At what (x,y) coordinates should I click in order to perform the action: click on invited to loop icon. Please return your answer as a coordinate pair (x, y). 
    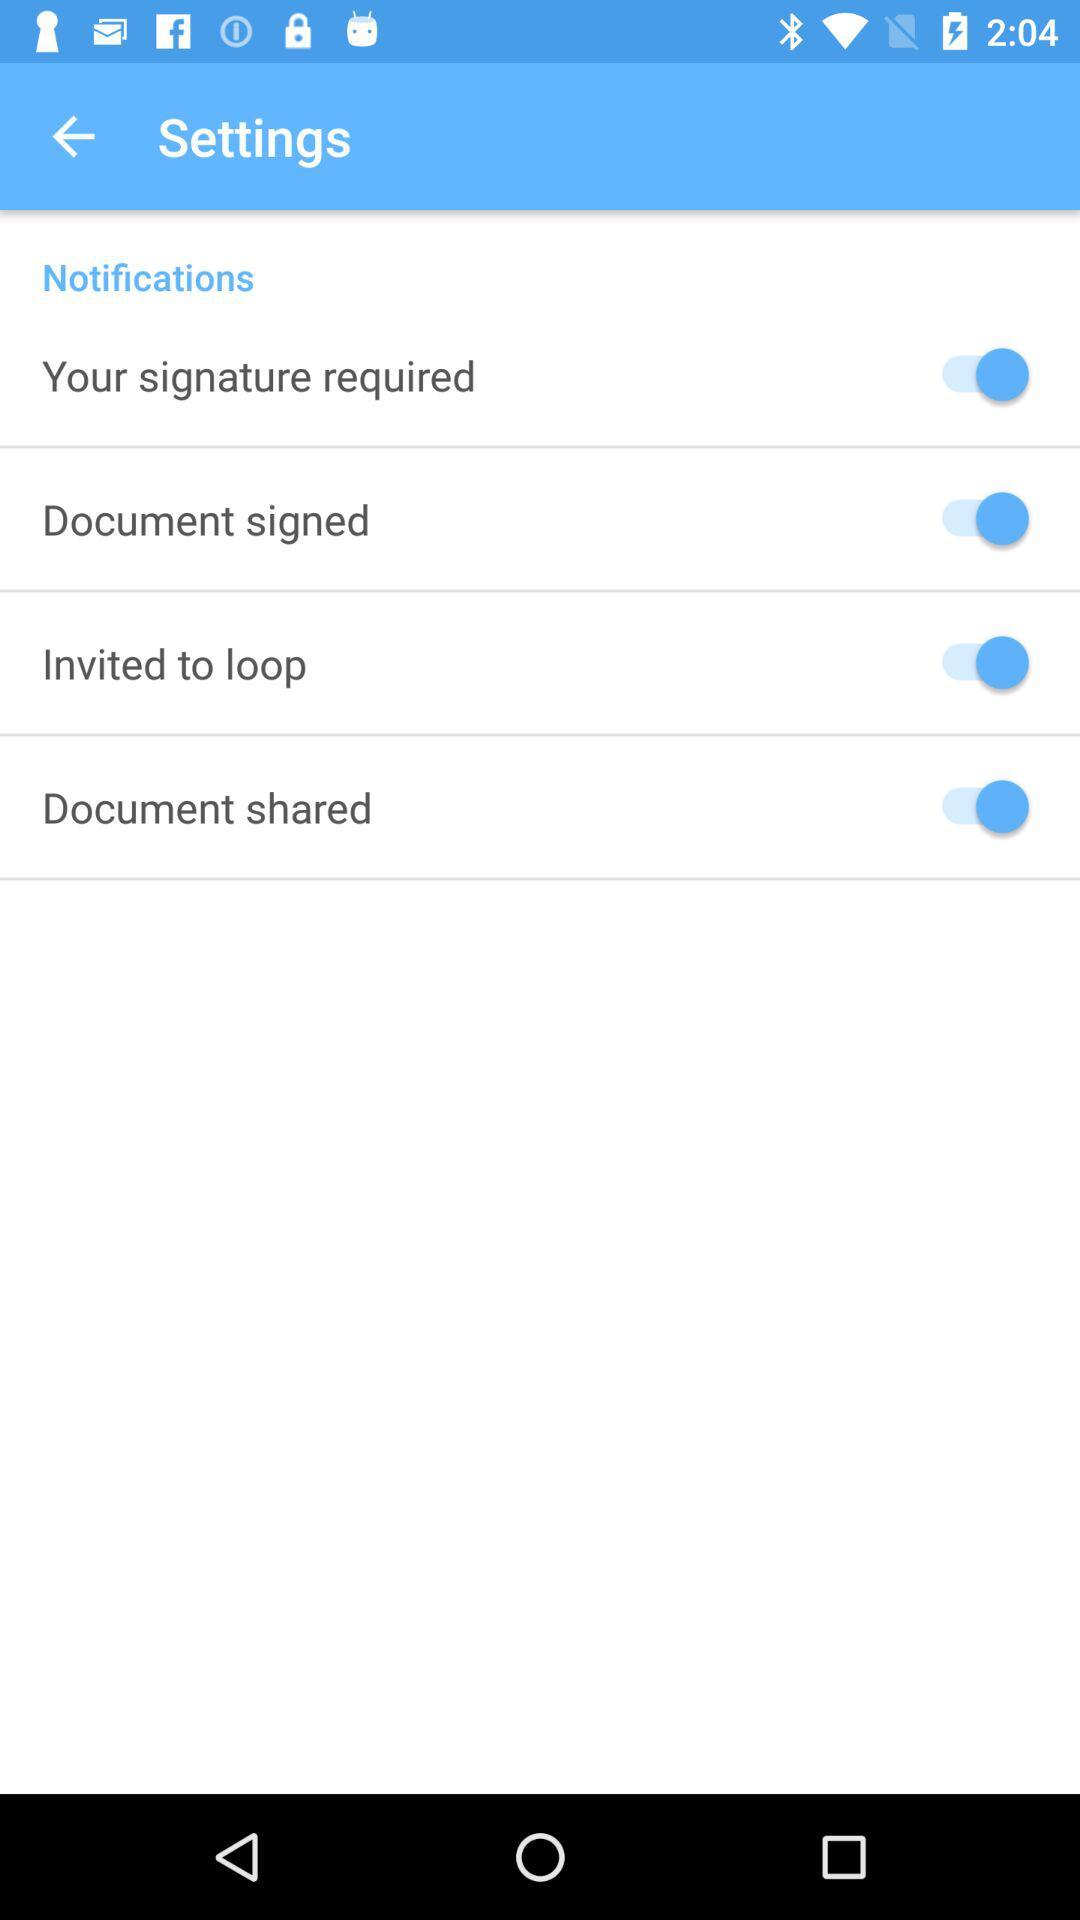
    Looking at the image, I should click on (173, 662).